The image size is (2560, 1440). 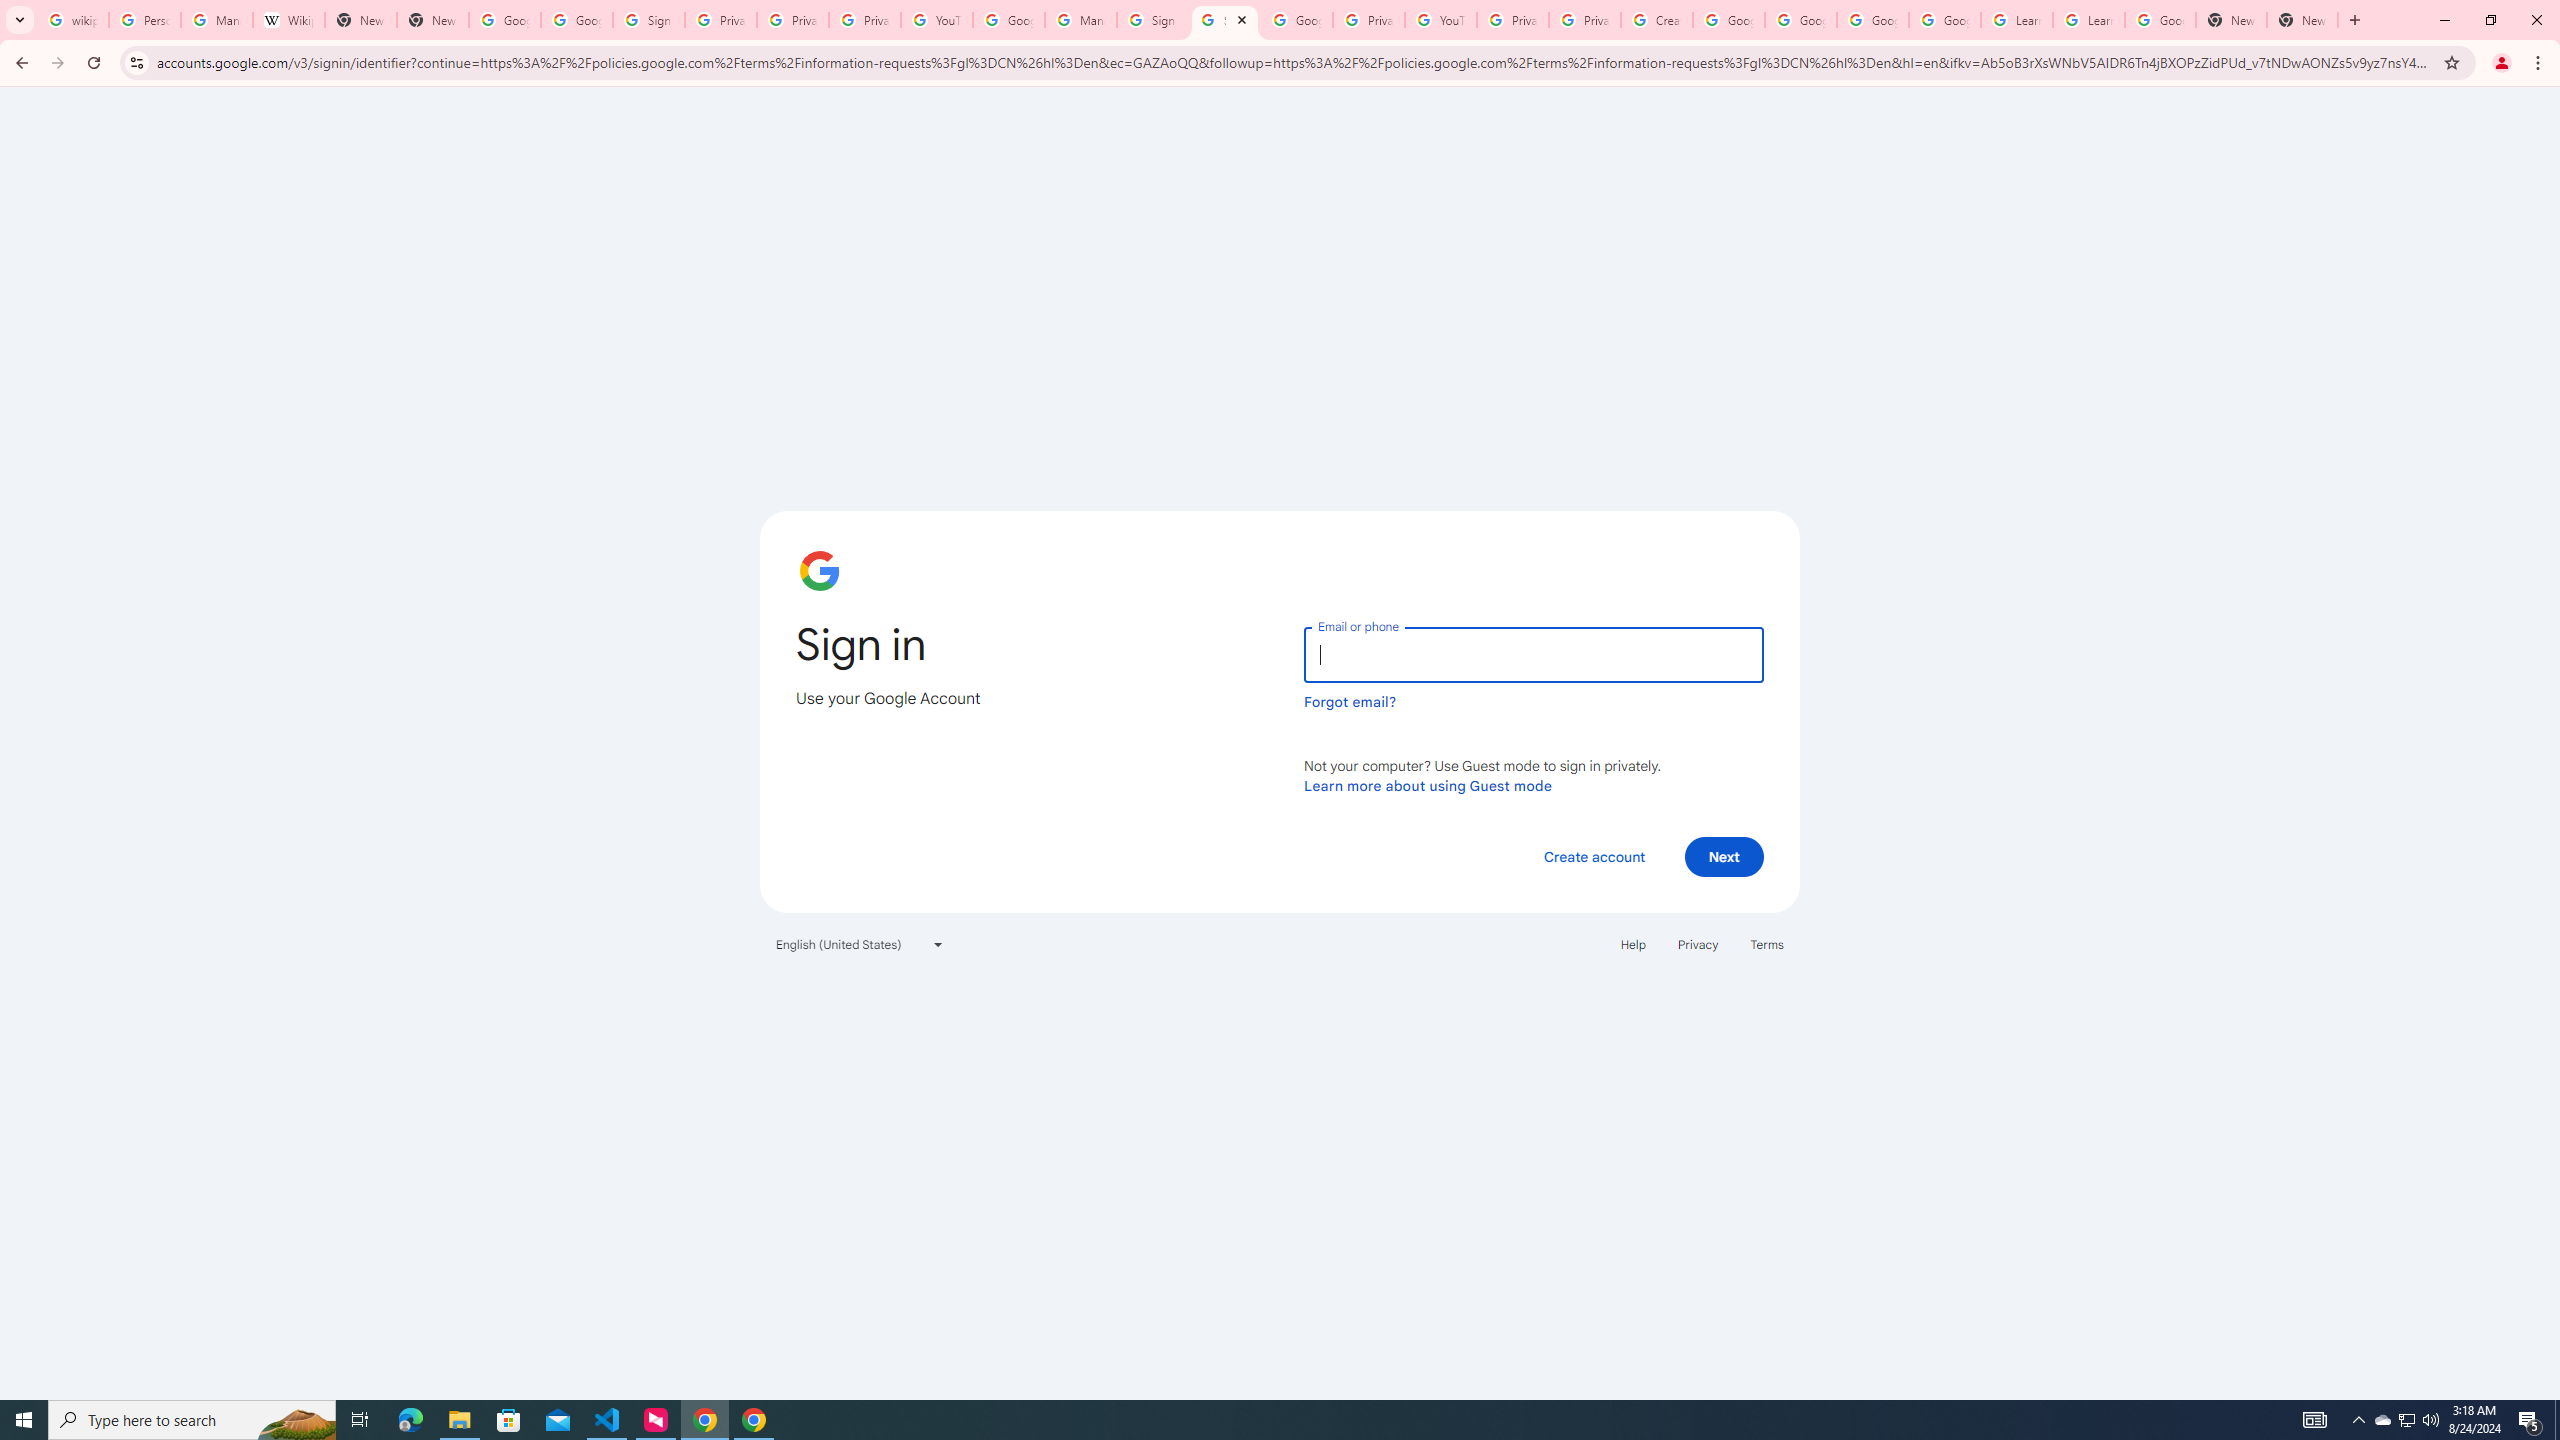 I want to click on 'English (United States)', so click(x=860, y=942).